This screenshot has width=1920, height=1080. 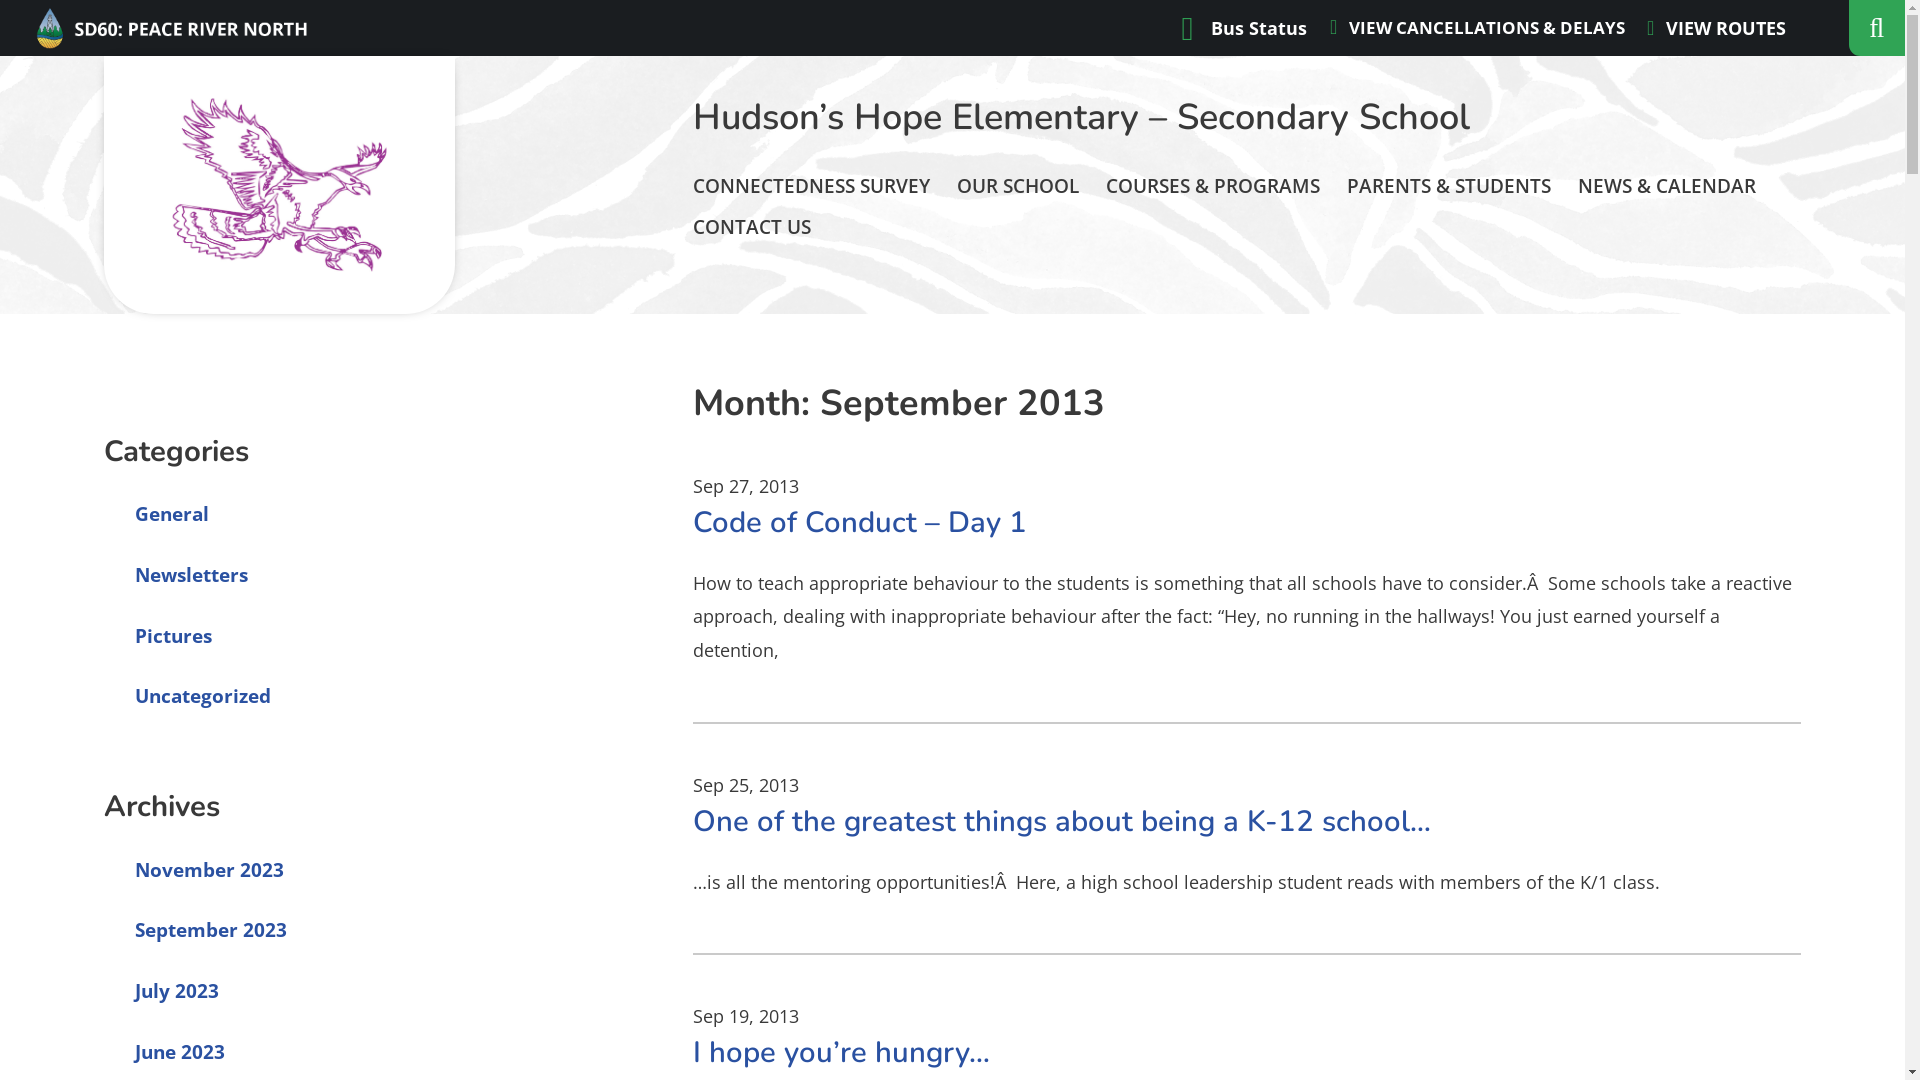 What do you see at coordinates (751, 226) in the screenshot?
I see `'CONTACT US'` at bounding box center [751, 226].